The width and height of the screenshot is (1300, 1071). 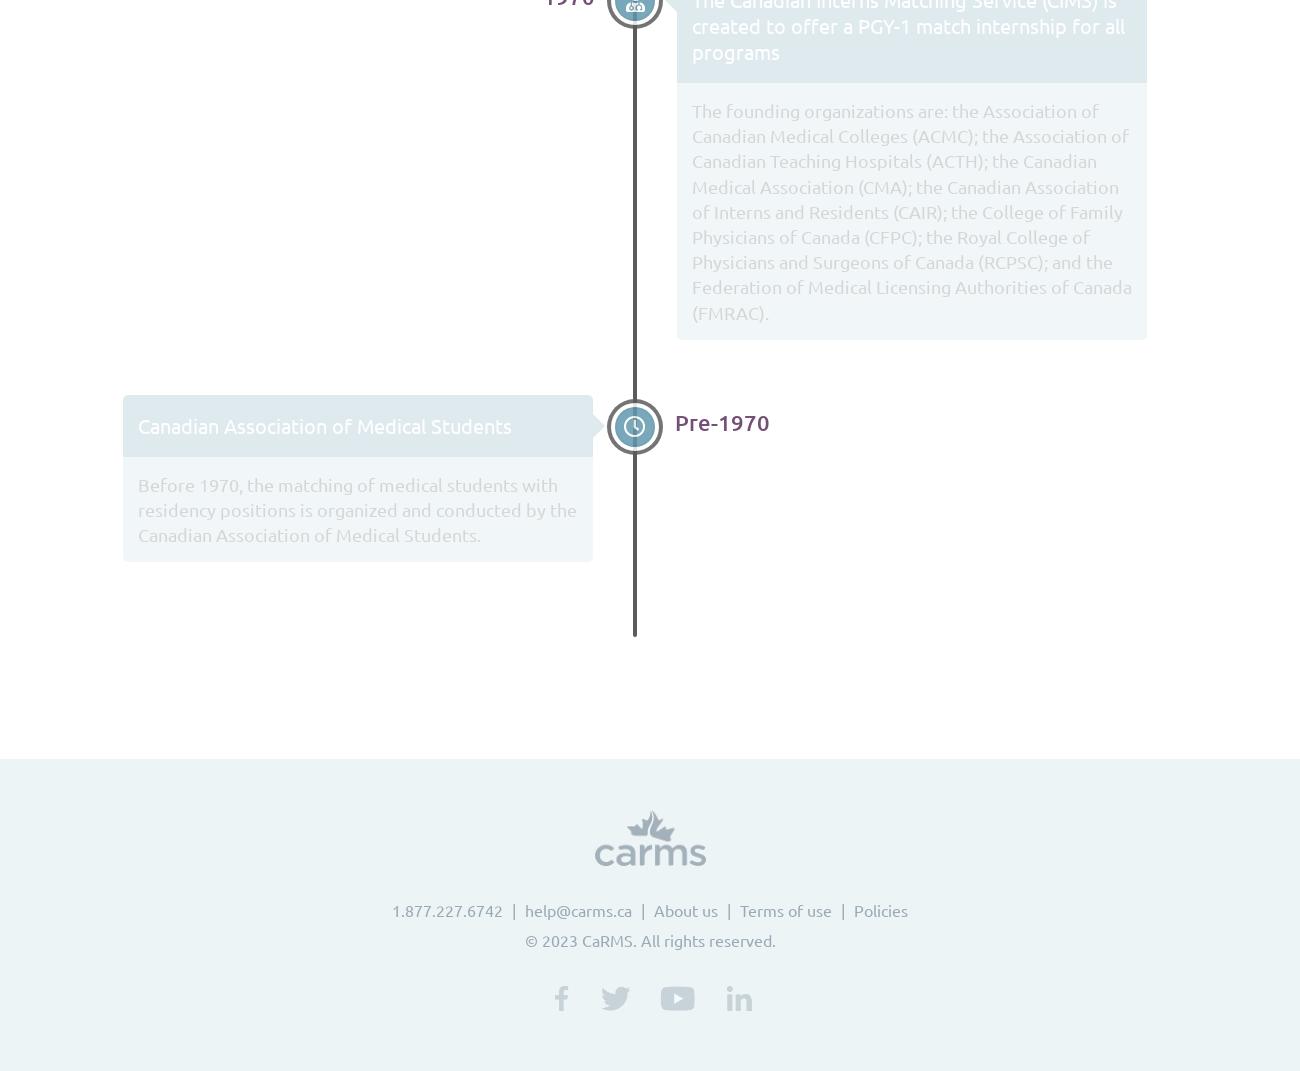 I want to click on 'The founding organizations are: the Association of Canadian Medical Colleges (ACMC); the Association of Canadian Teaching Hospitals (ACTH); the Canadian Medical Association (CMA); the Canadian Association of Interns and Residents (CAIR); the College of Family Physicians of Canada (CFPC); the Royal College of Physicians and Surgeons of Canada (RCPSC); and the Federation of Medical Licensing Authorities of Canada (FMRAC).', so click(x=910, y=209).